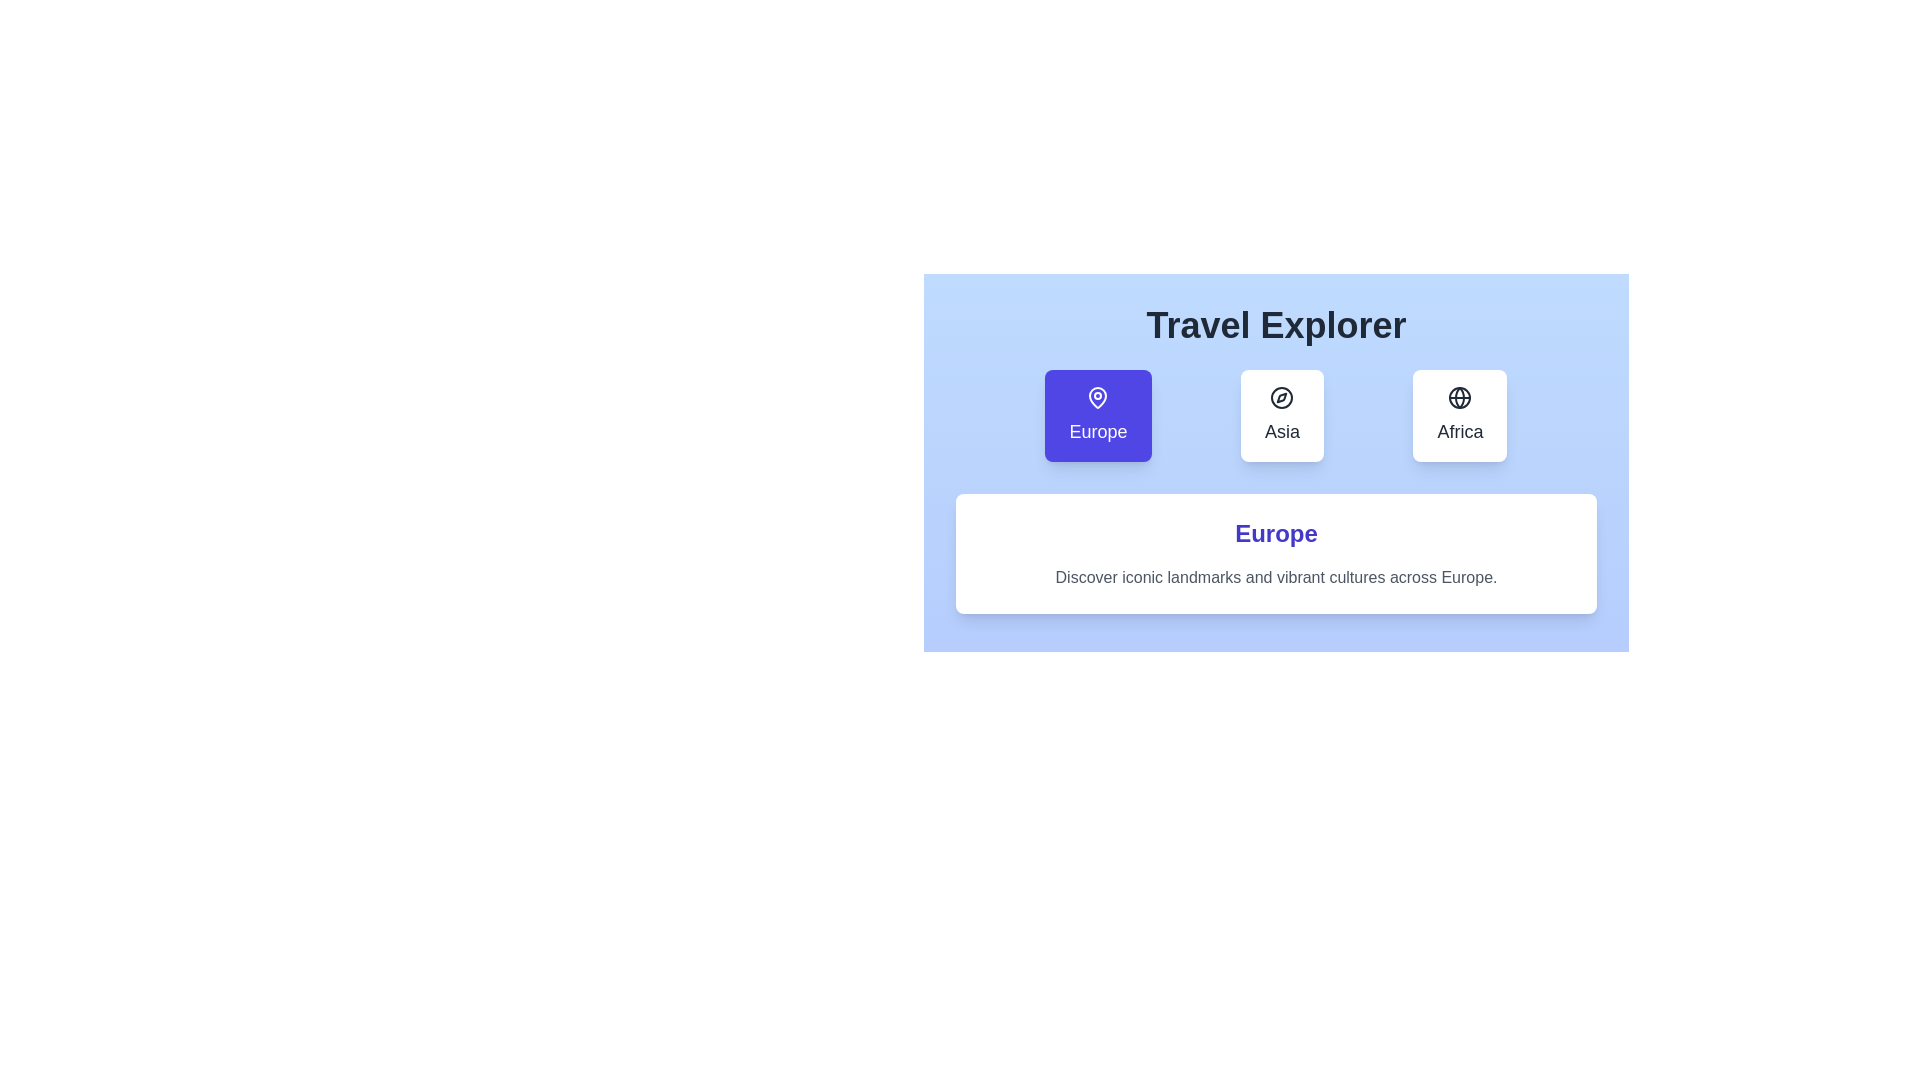  What do you see at coordinates (1460, 397) in the screenshot?
I see `the decorative icon representing the 'Africa' option in the top-right section of the menu interface` at bounding box center [1460, 397].